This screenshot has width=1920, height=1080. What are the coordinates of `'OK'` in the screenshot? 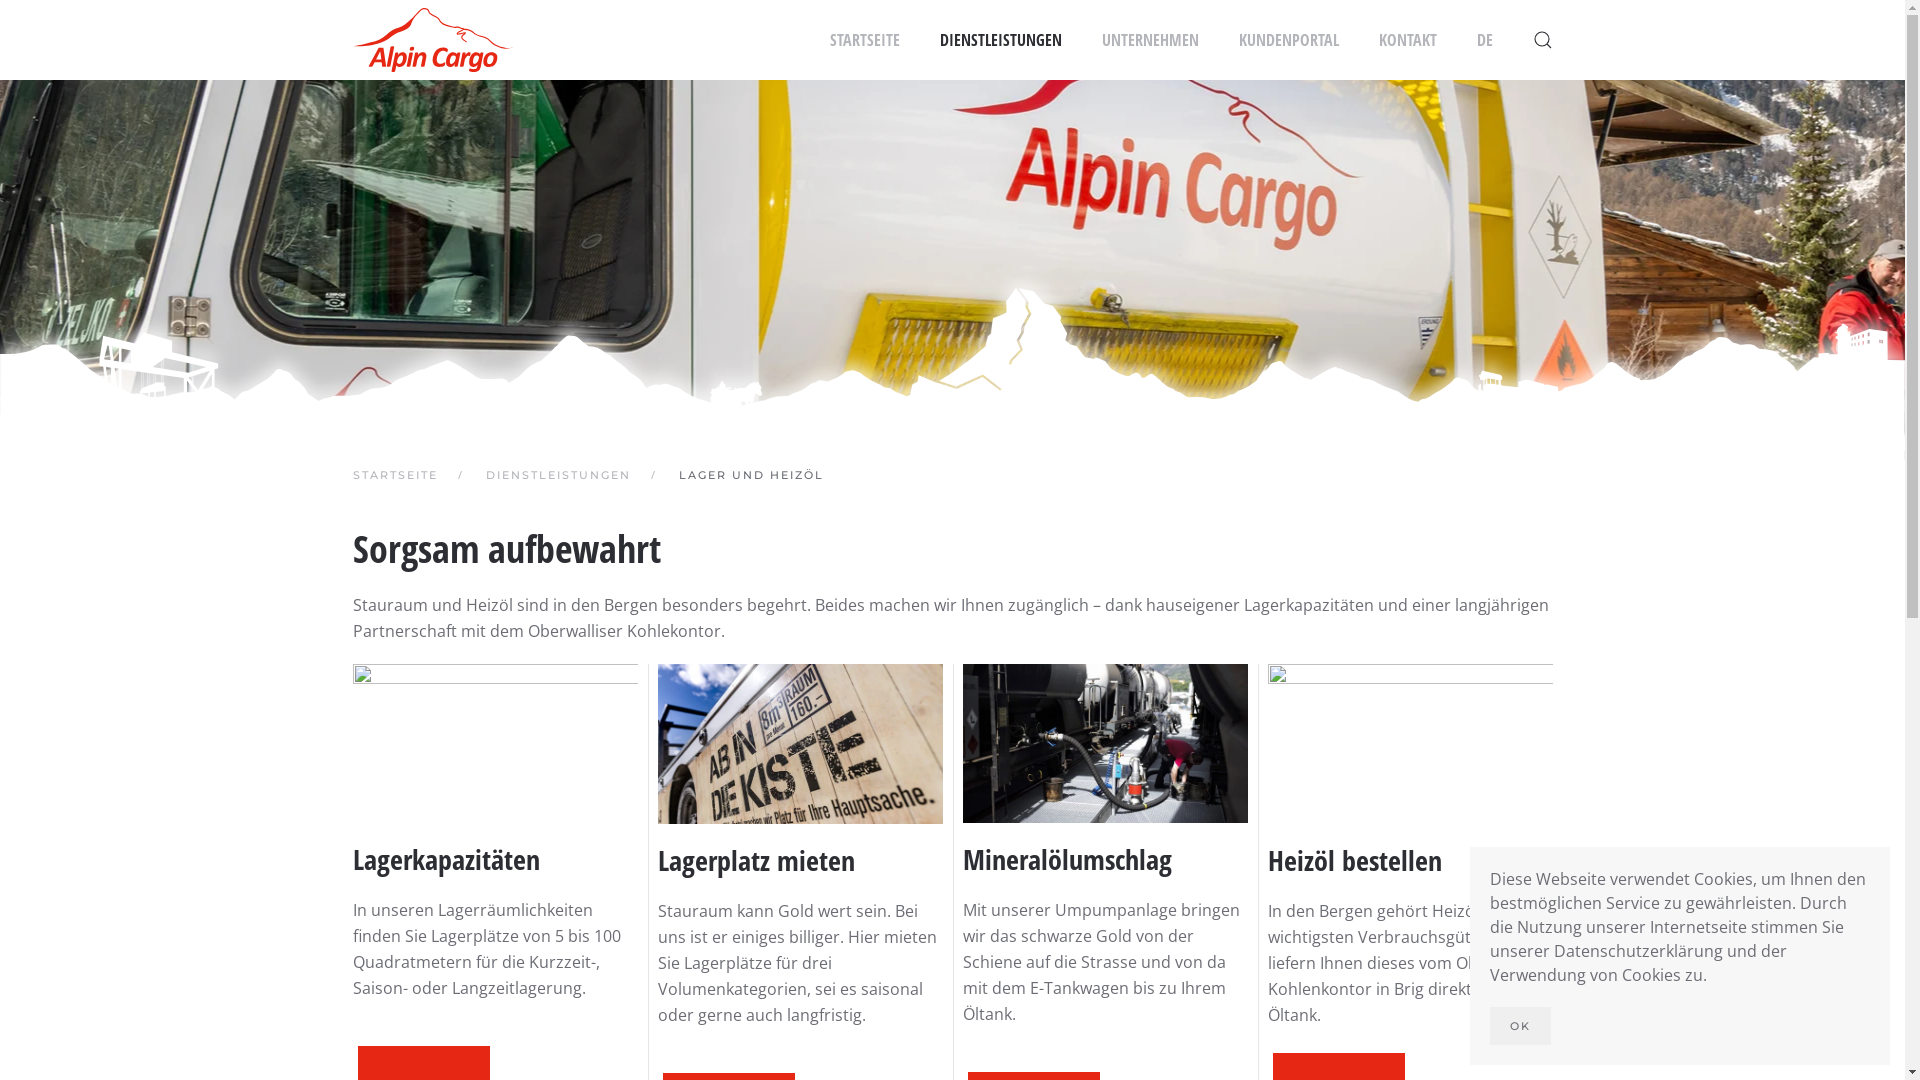 It's located at (1520, 1026).